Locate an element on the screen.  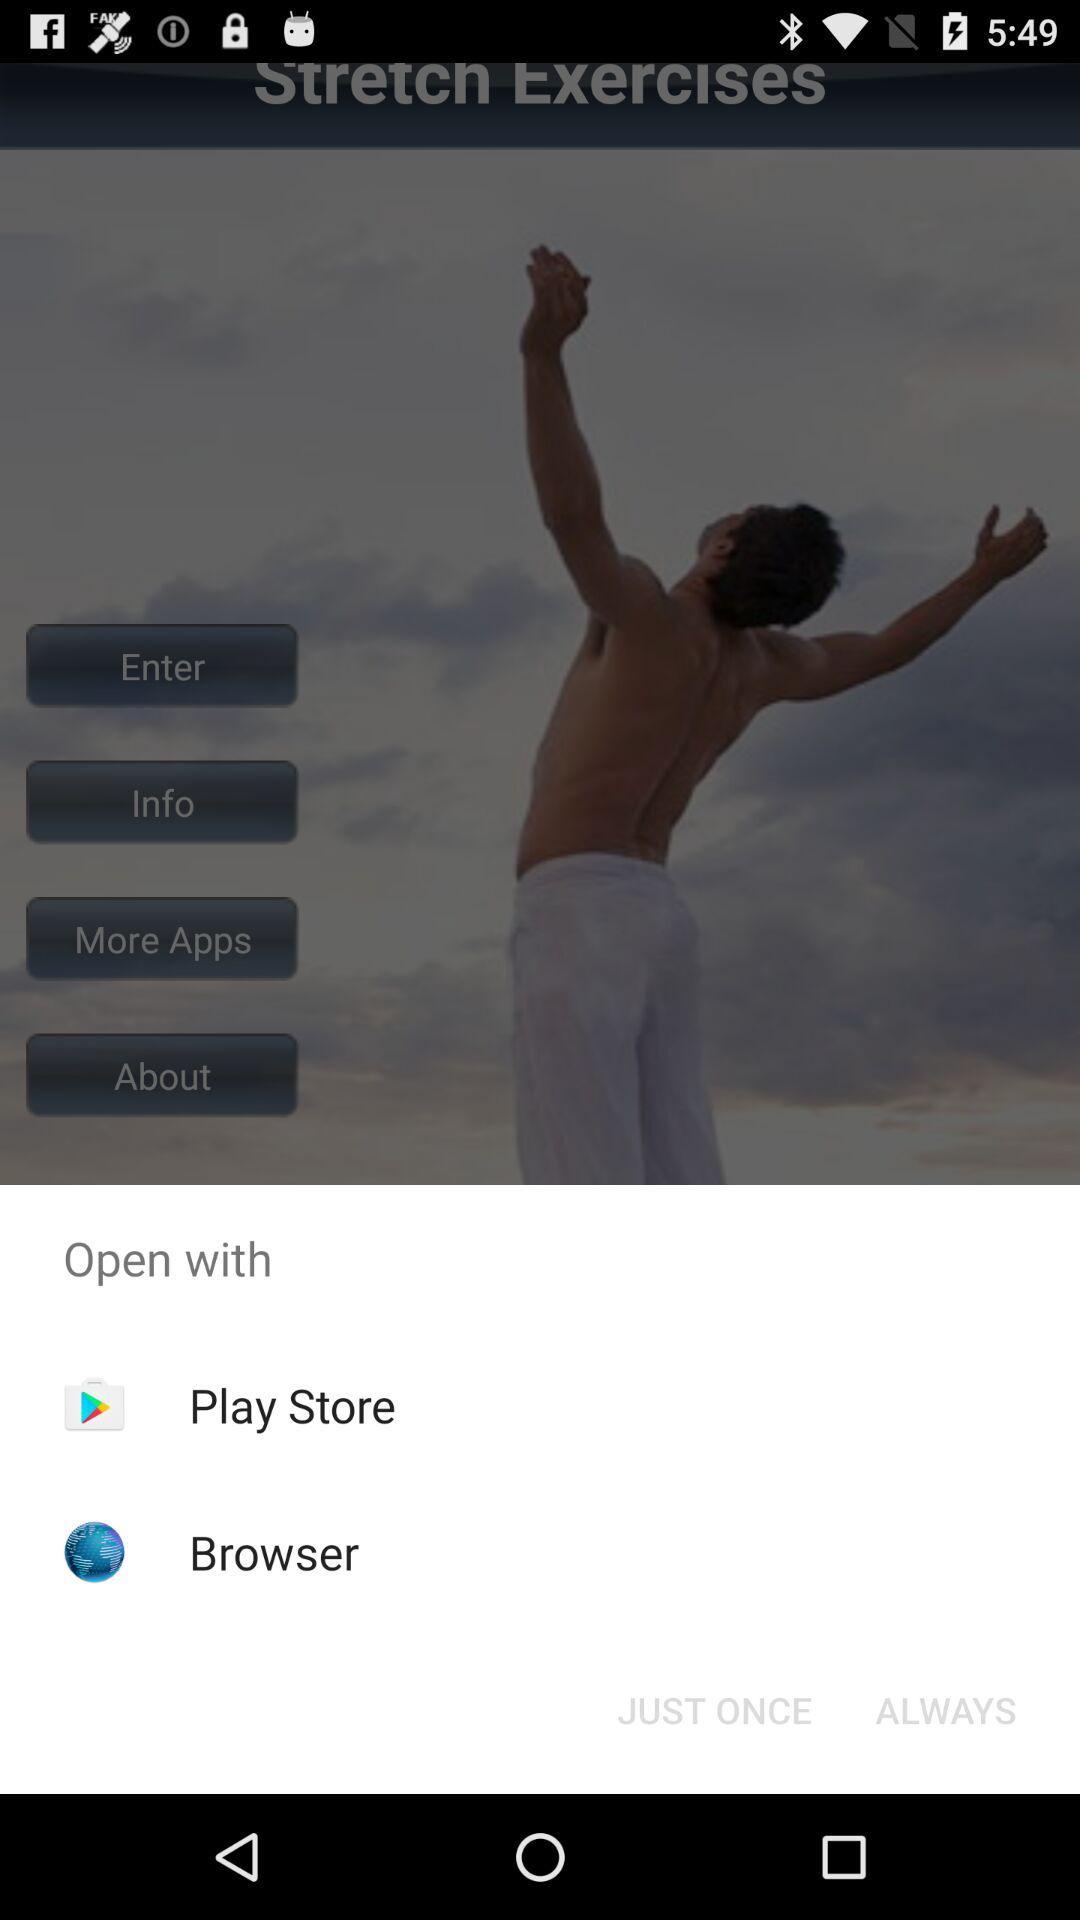
icon next to the just once is located at coordinates (945, 1708).